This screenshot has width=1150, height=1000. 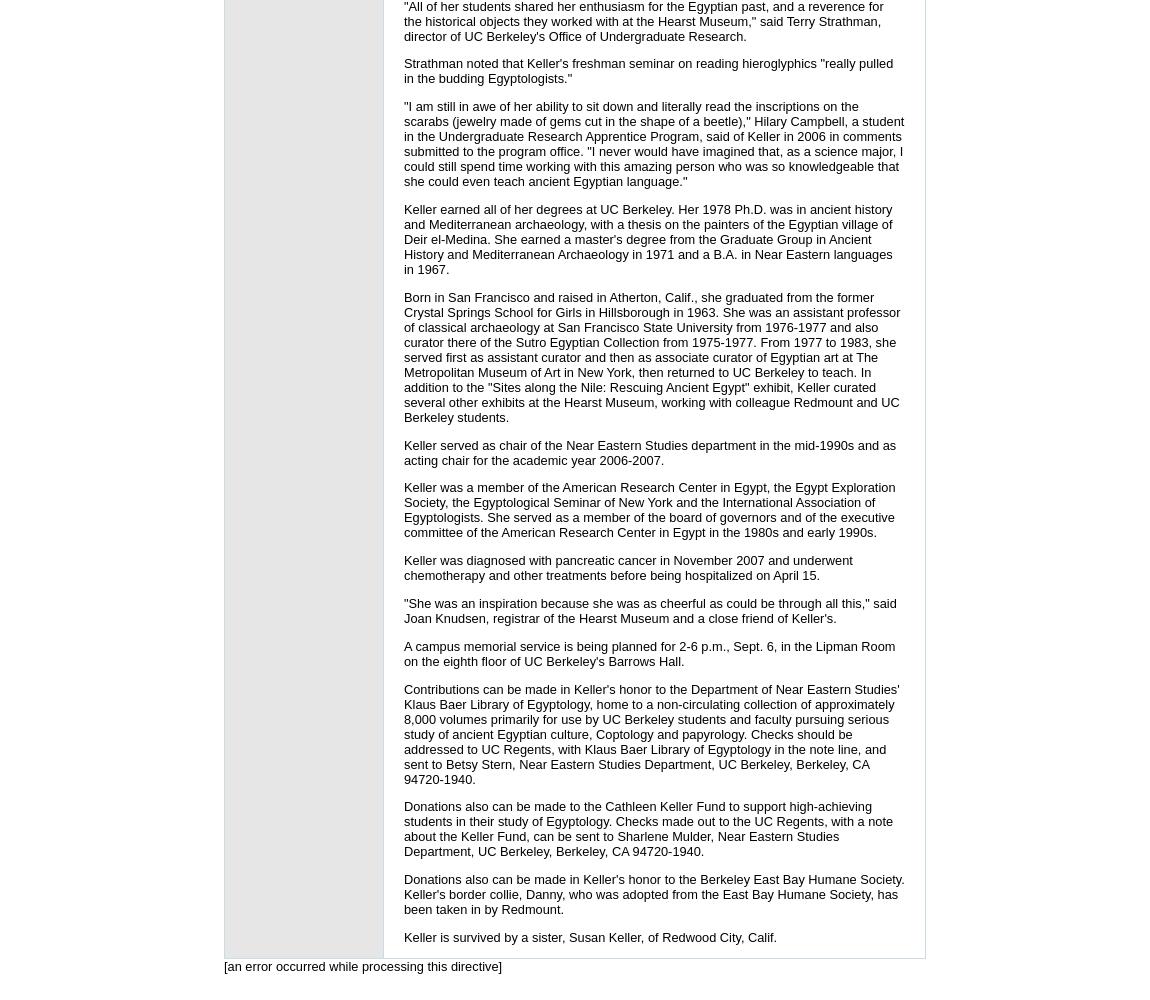 What do you see at coordinates (653, 894) in the screenshot?
I see `'Donations also can be made in Keller's honor to the Berkeley East Bay Humane Society. Keller's border collie, Danny, who was adopted from the East Bay Humane Society, has been taken in by Redmount.'` at bounding box center [653, 894].